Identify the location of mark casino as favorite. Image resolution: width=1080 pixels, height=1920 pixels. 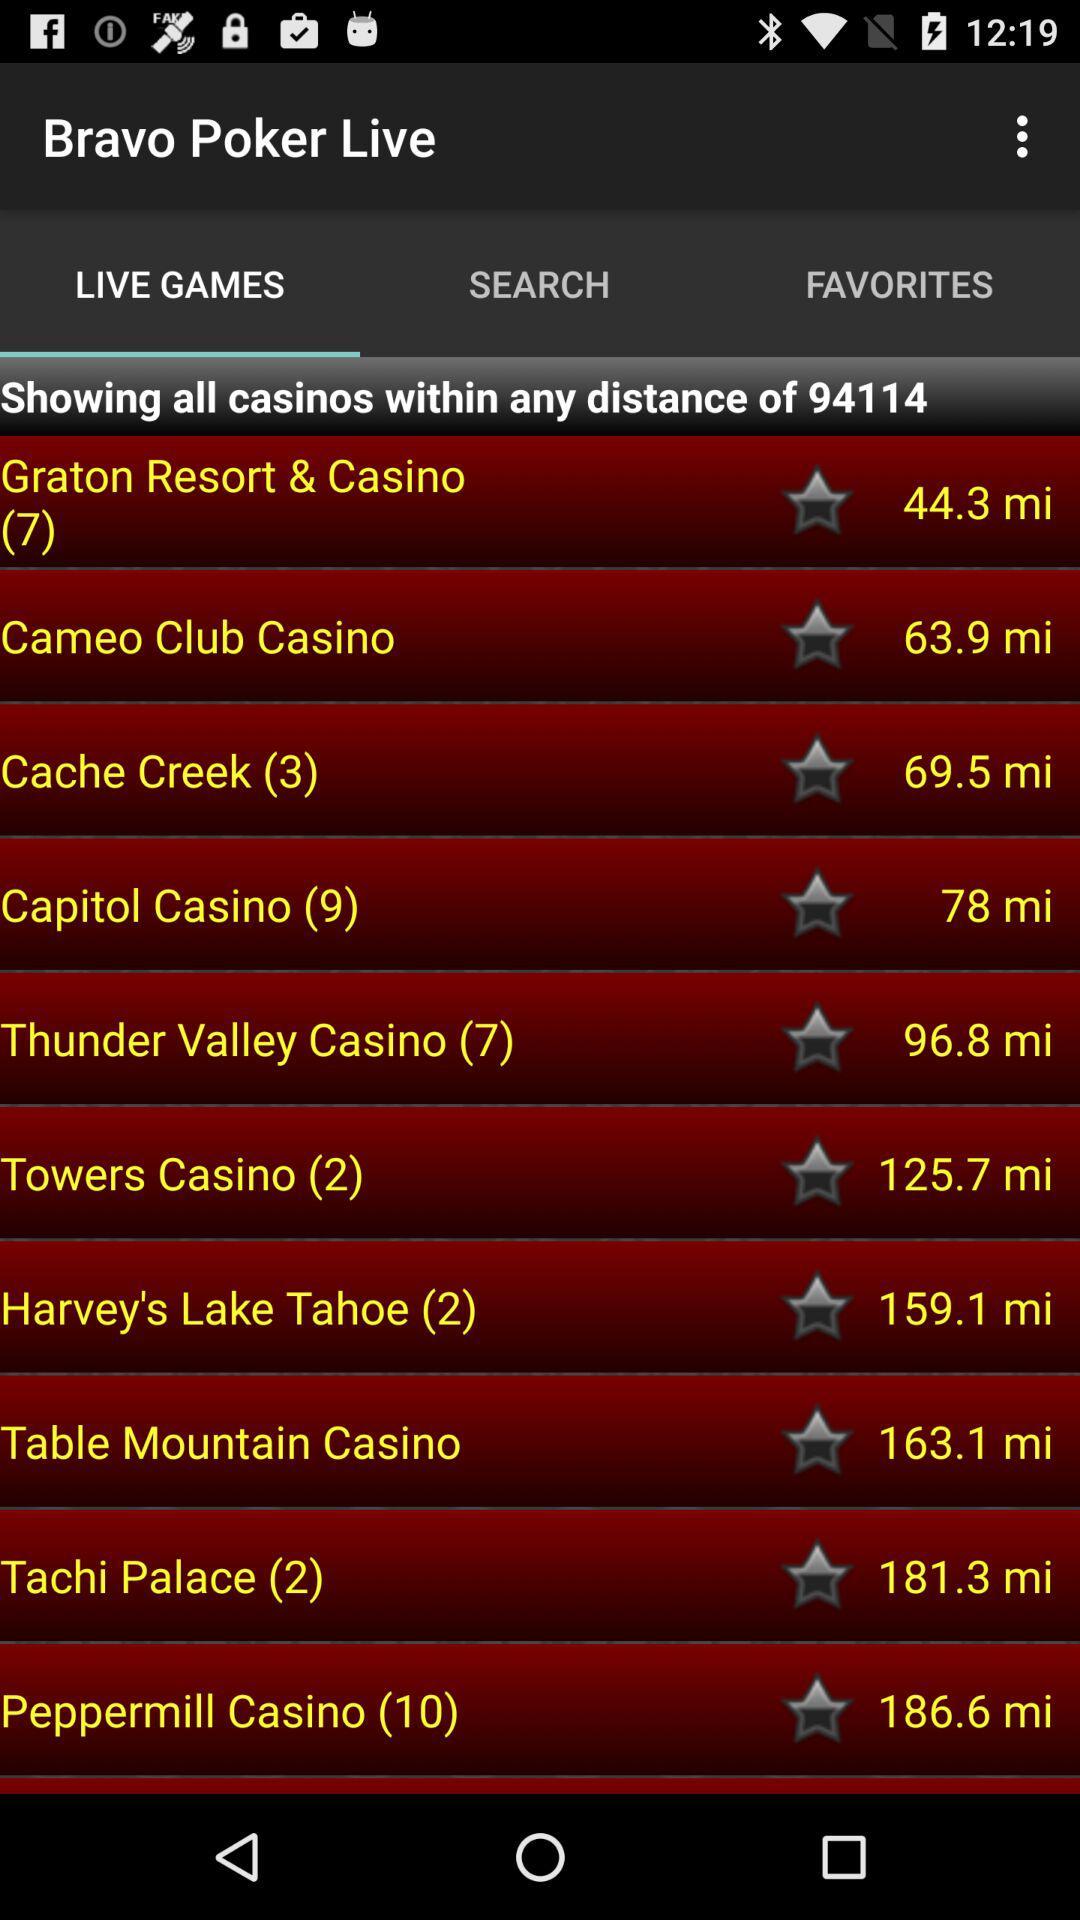
(817, 1708).